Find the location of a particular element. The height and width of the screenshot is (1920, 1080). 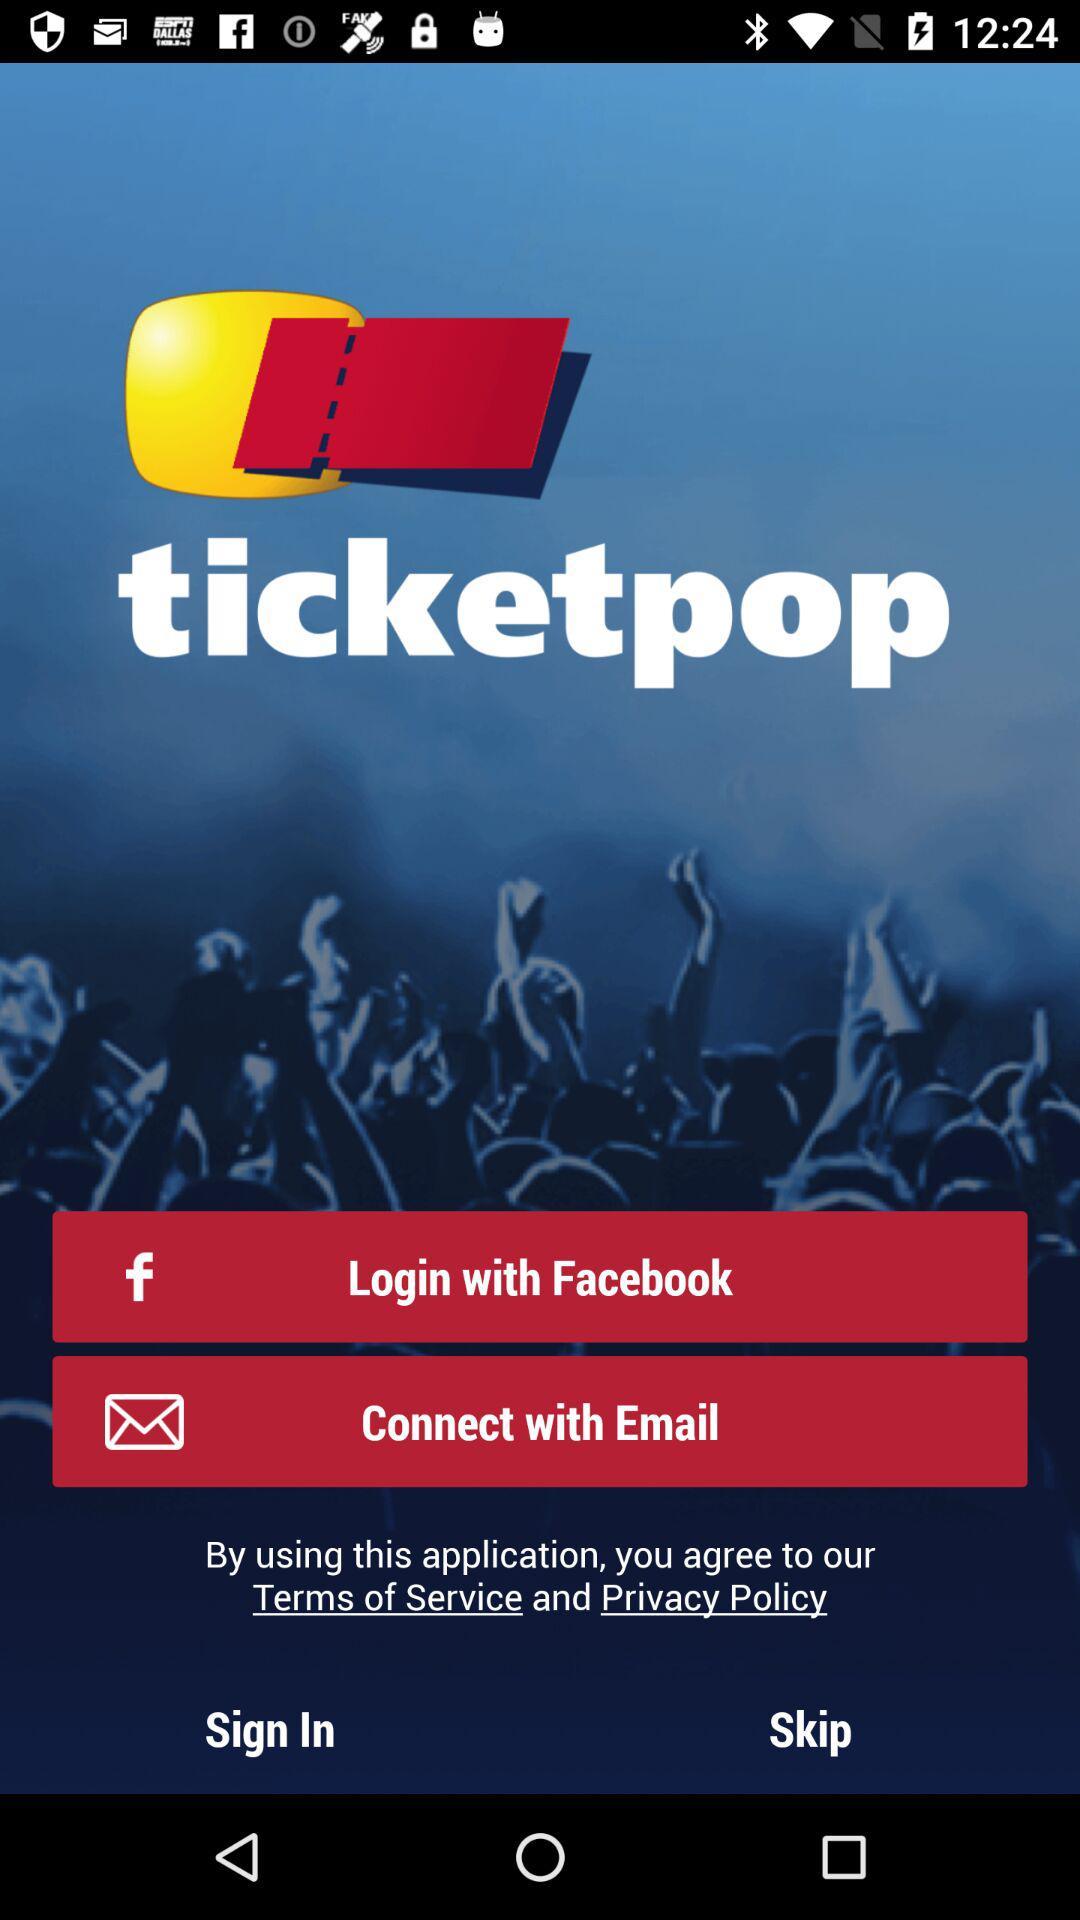

icon above sign in item is located at coordinates (540, 1573).